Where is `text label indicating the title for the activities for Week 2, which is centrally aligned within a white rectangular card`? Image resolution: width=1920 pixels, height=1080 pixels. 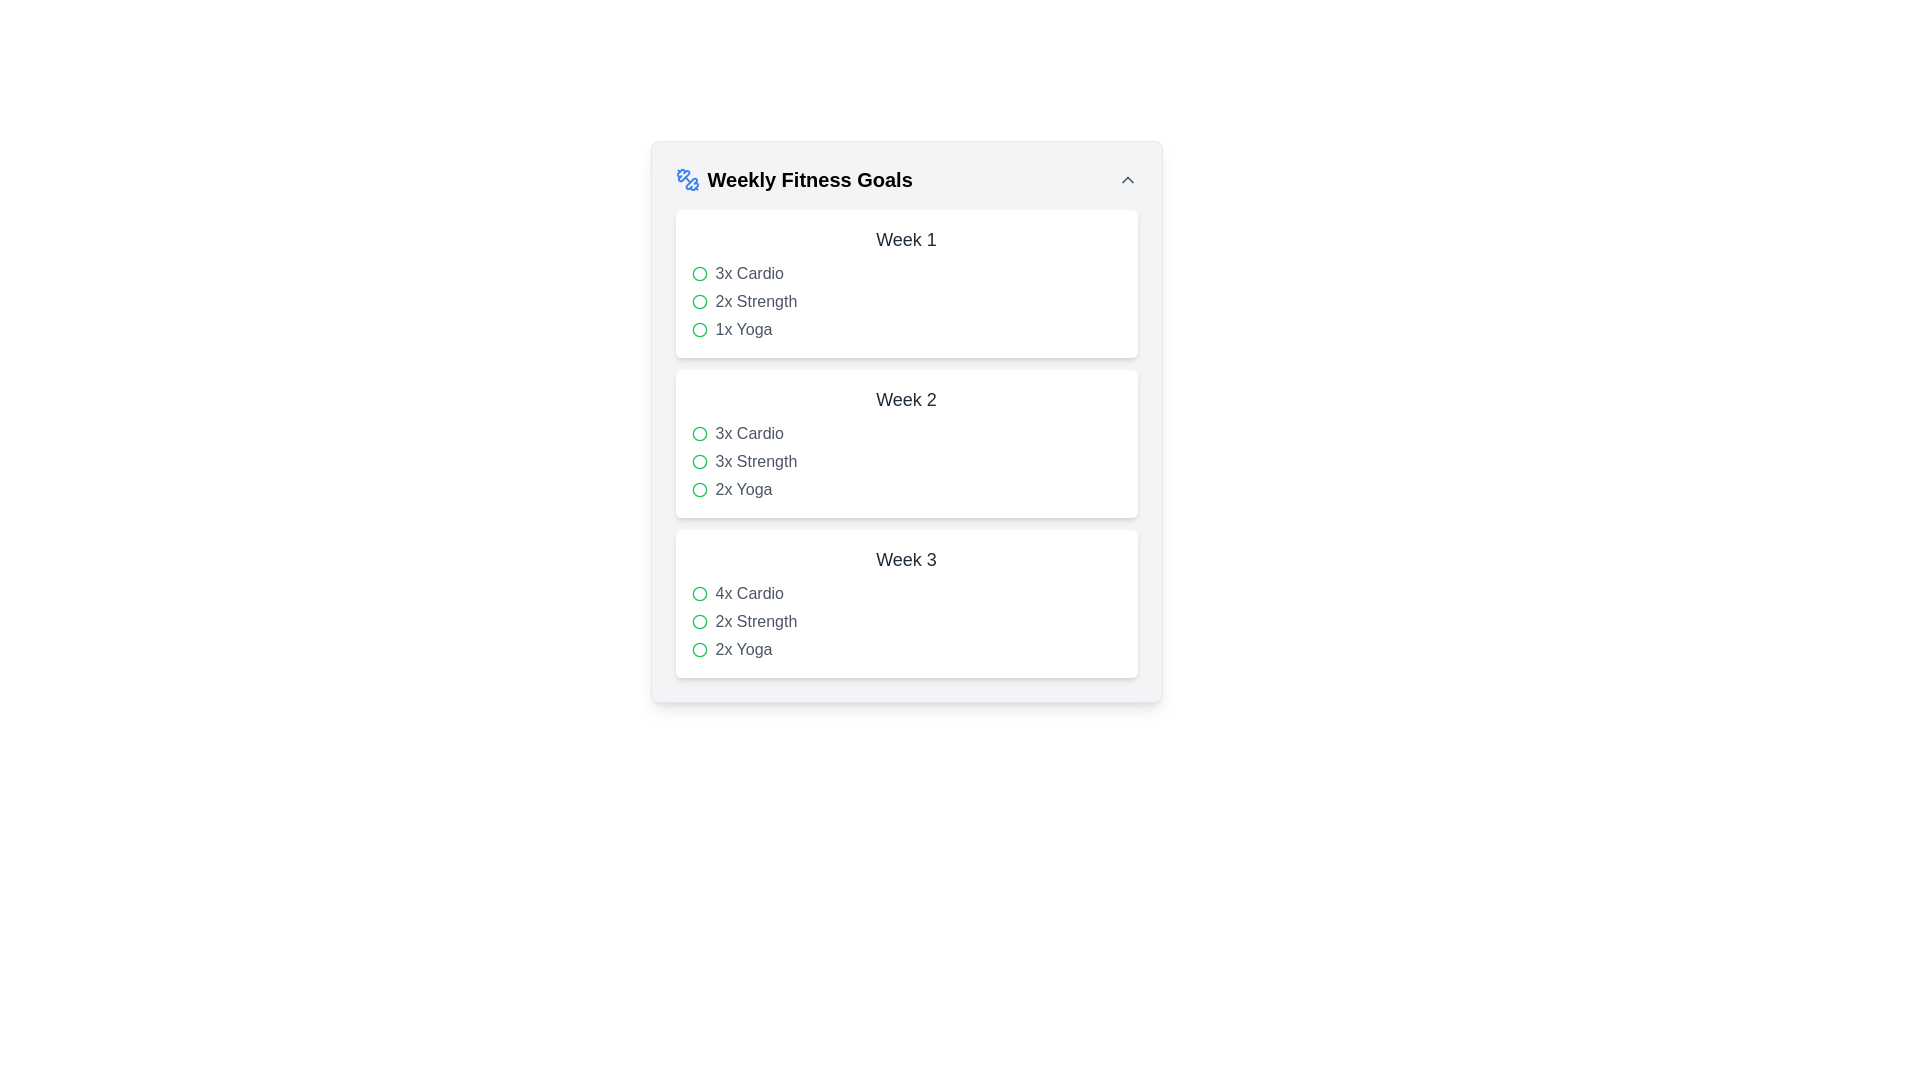 text label indicating the title for the activities for Week 2, which is centrally aligned within a white rectangular card is located at coordinates (905, 400).